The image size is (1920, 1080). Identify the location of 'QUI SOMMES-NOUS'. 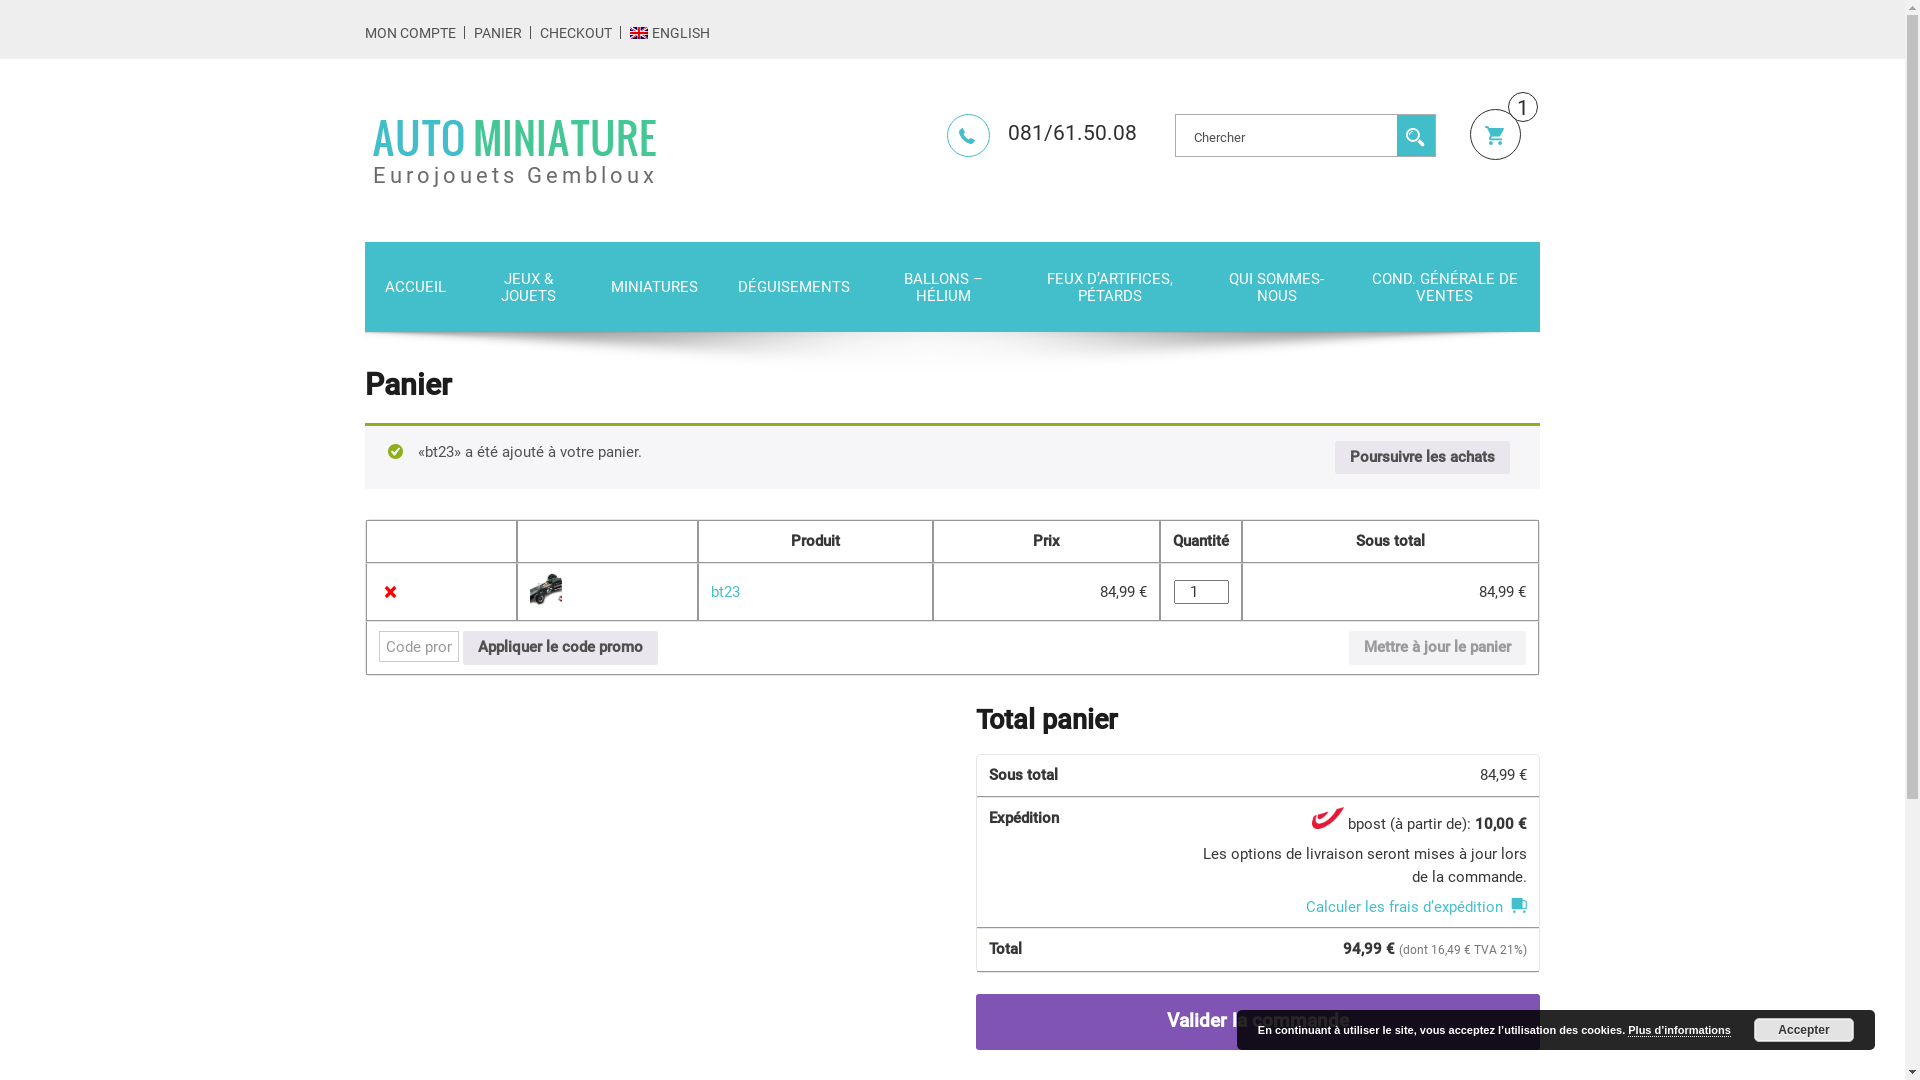
(1275, 286).